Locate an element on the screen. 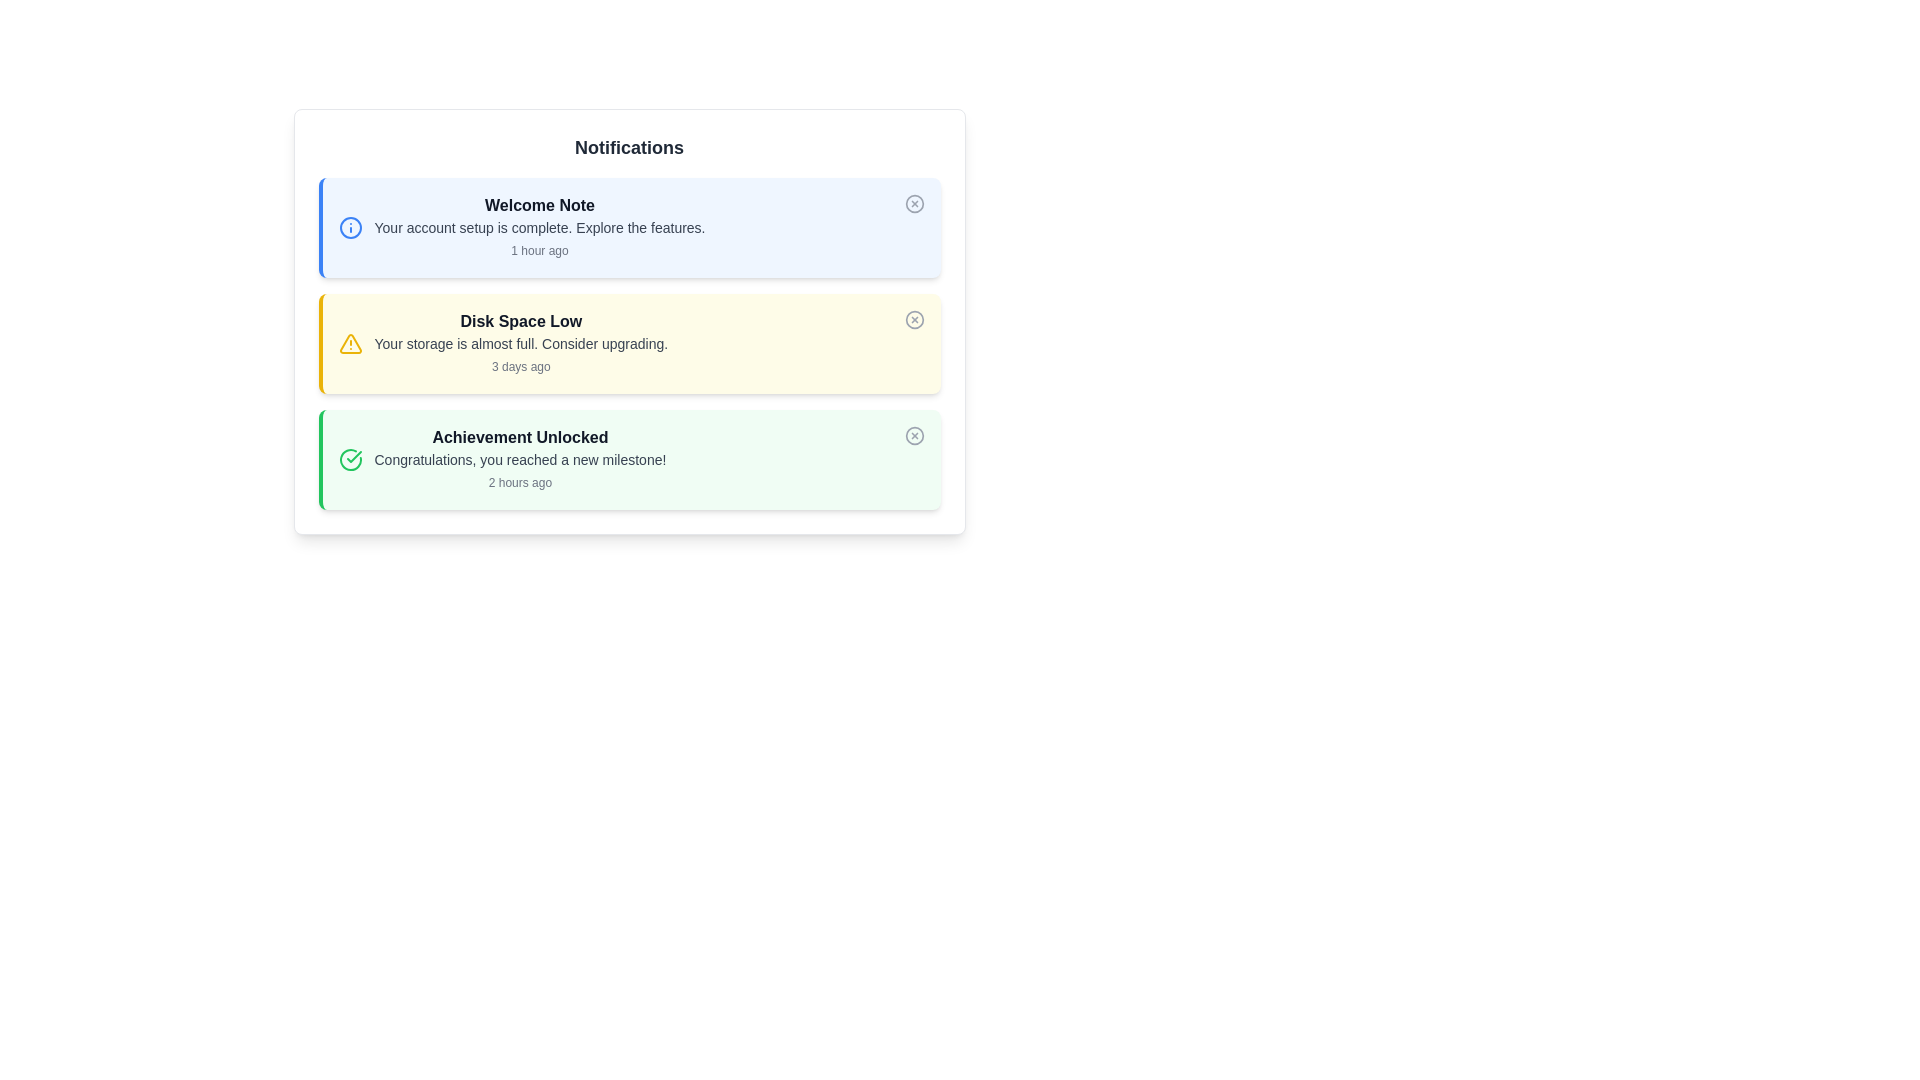 The width and height of the screenshot is (1920, 1080). the text element that states 'Your account setup is complete. Explore the features.', which is styled in gray color and located below the 'Welcome Note' title is located at coordinates (540, 226).